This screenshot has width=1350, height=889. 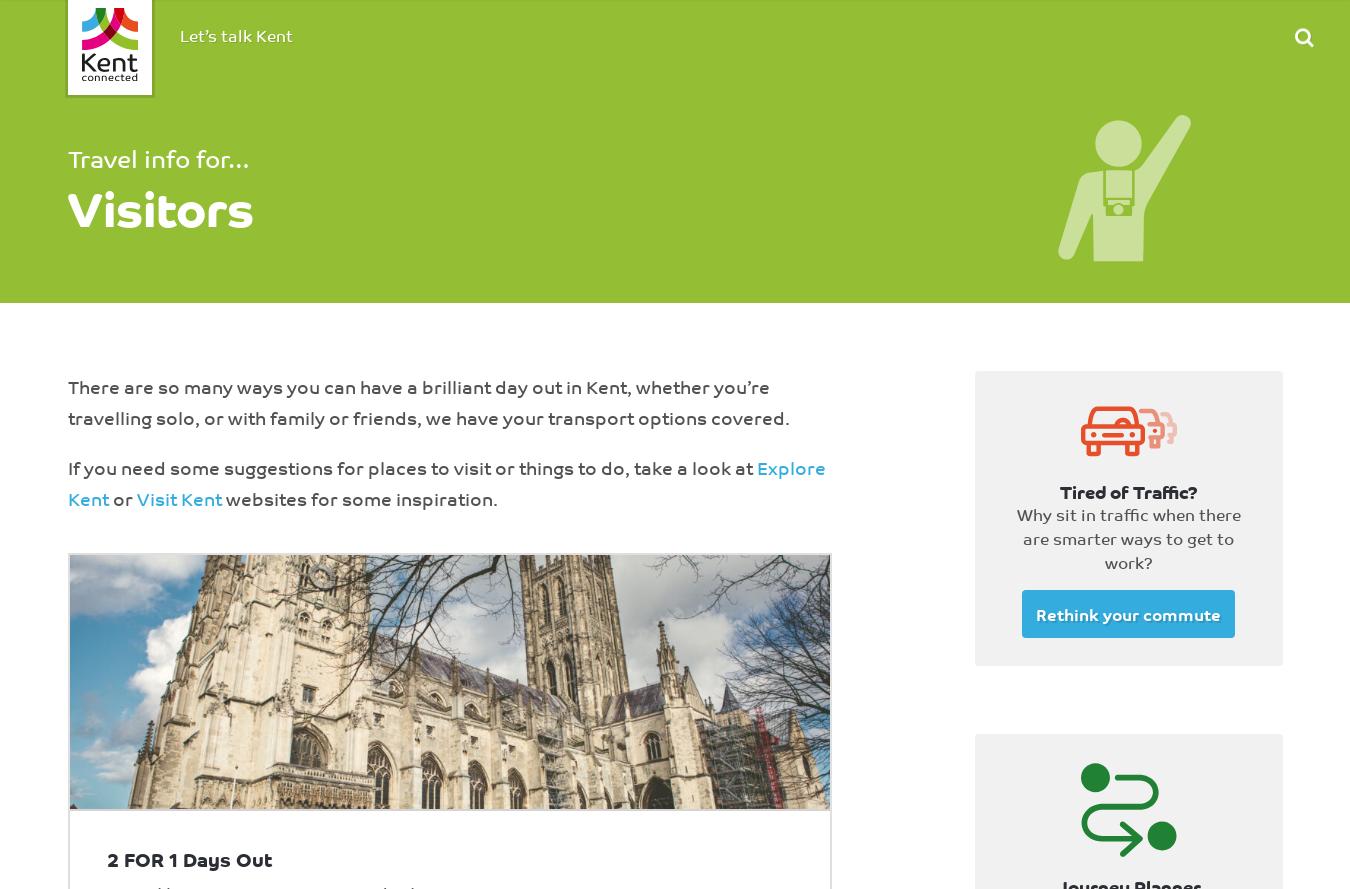 I want to click on 'Rethink your commute', so click(x=1127, y=613).